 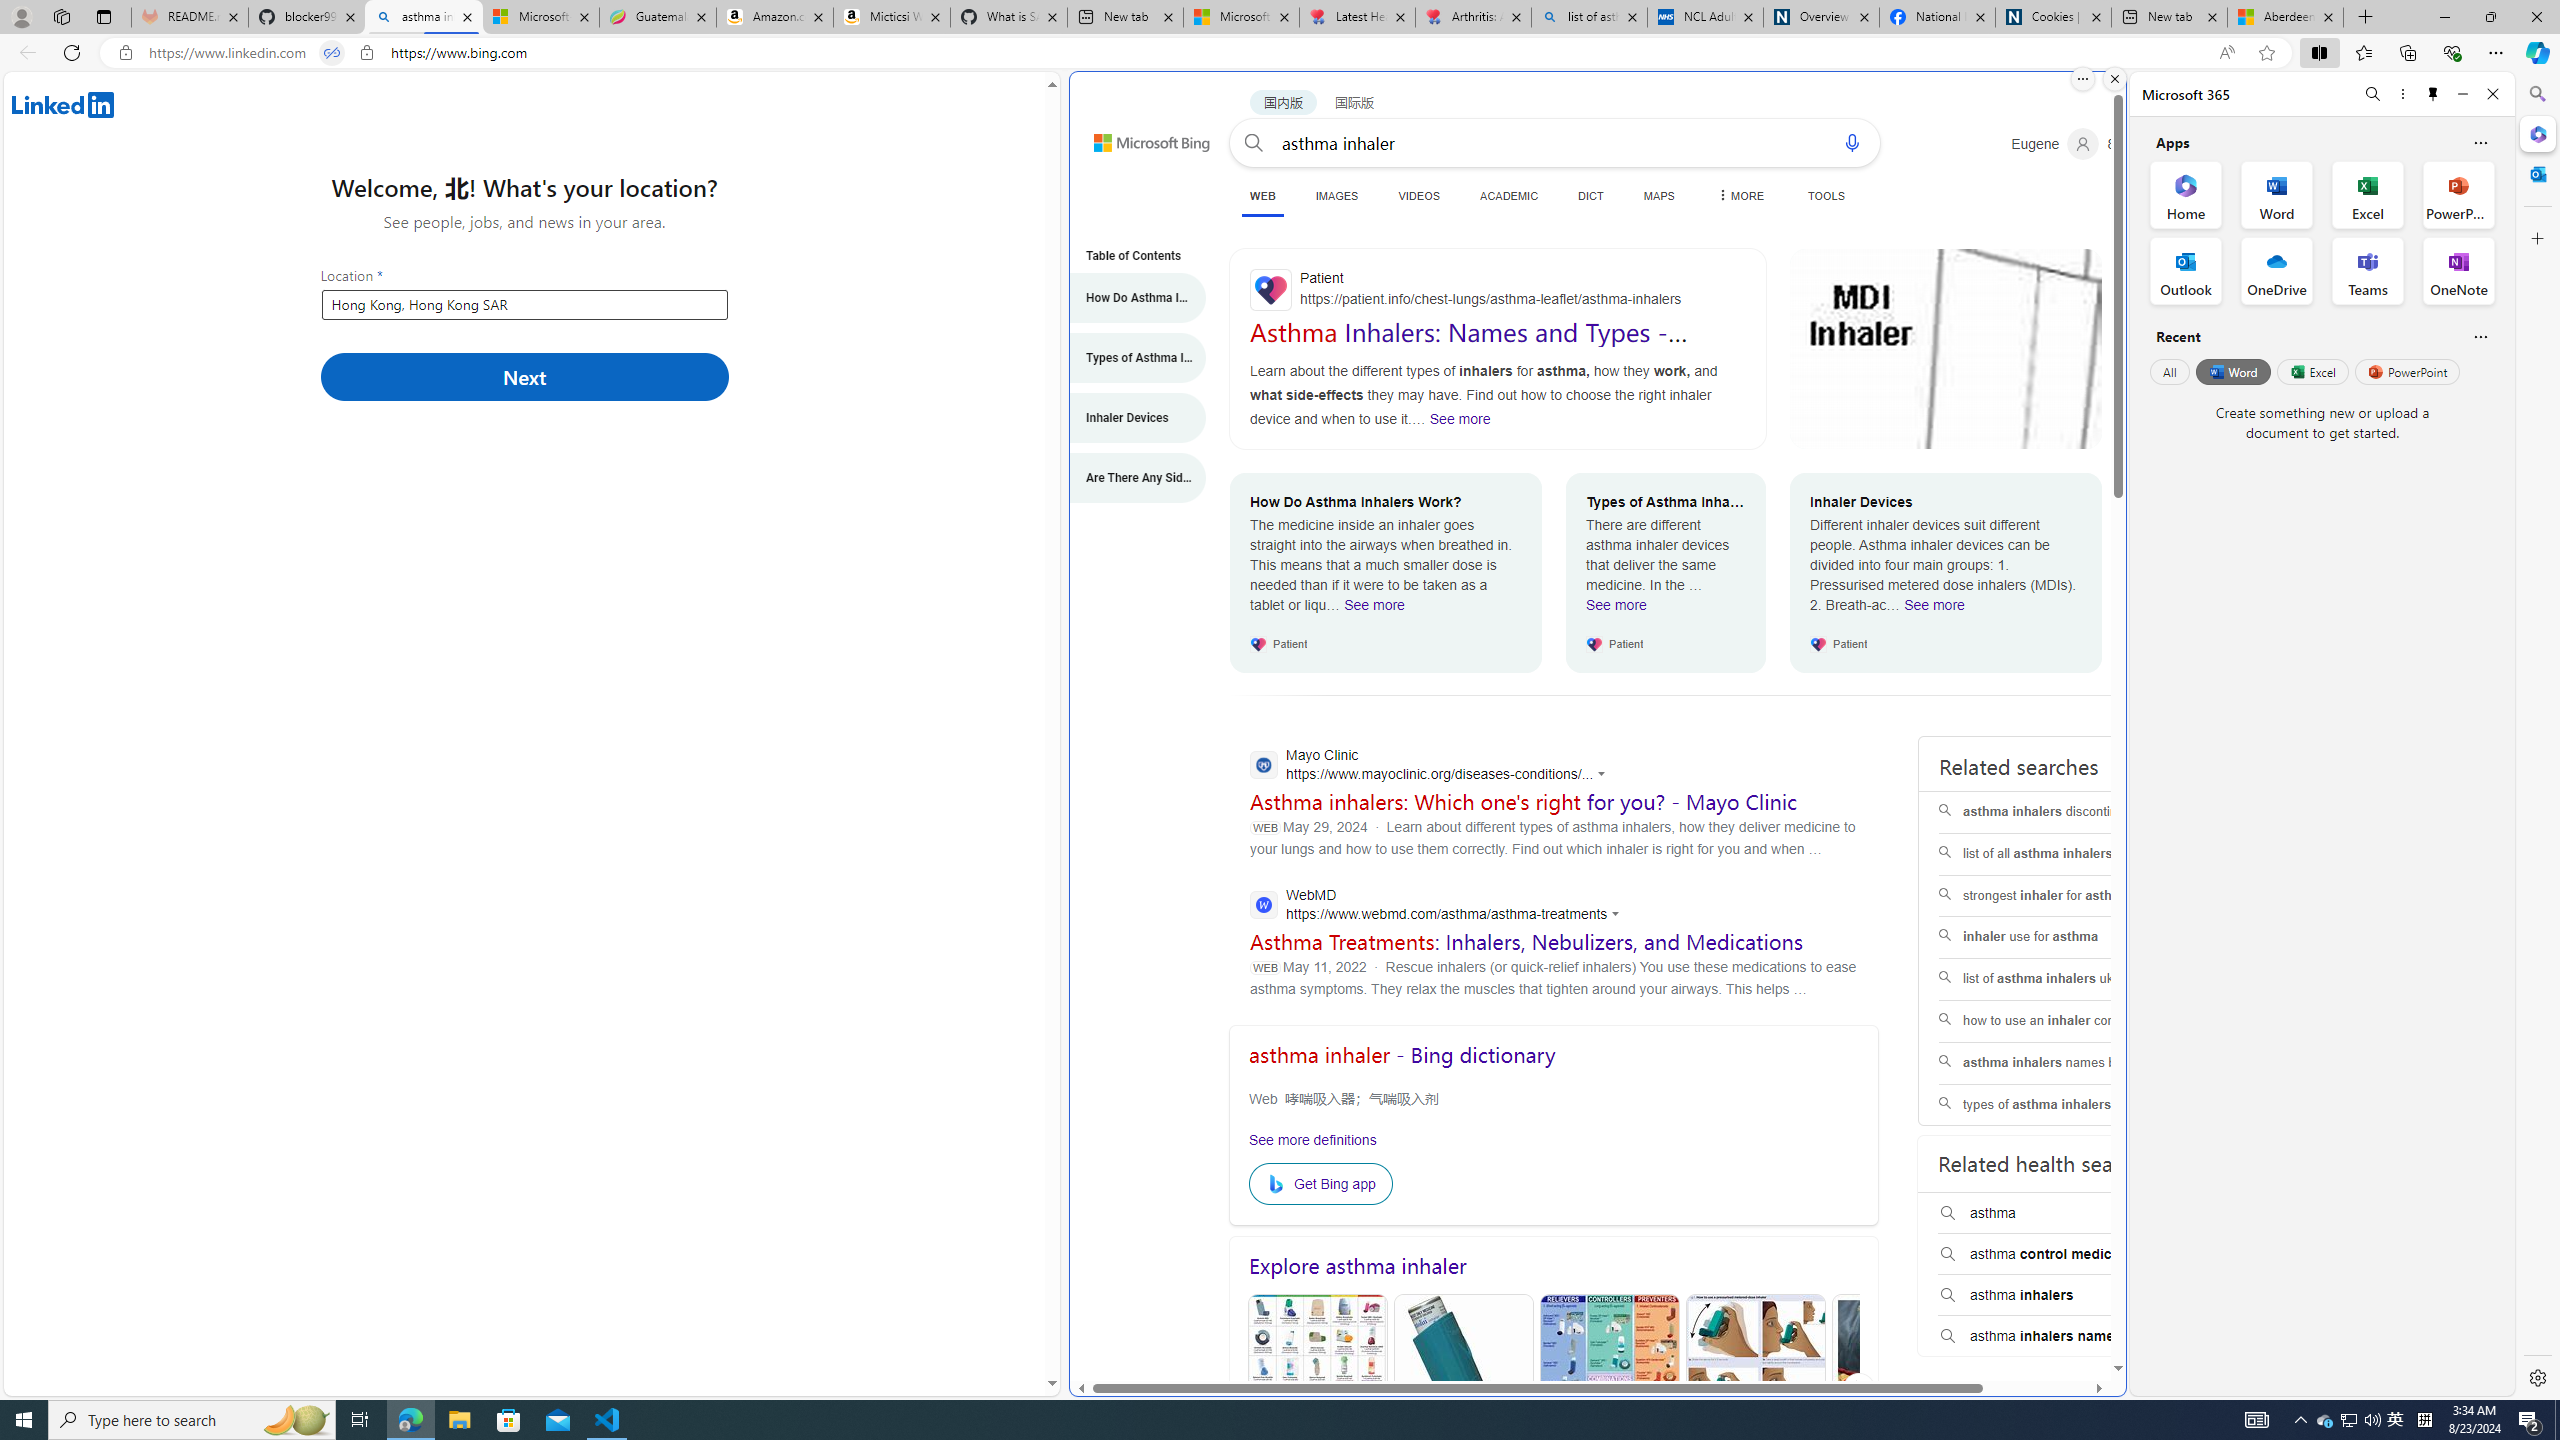 I want to click on 'Asthma Inhaler Colors', so click(x=1317, y=1390).